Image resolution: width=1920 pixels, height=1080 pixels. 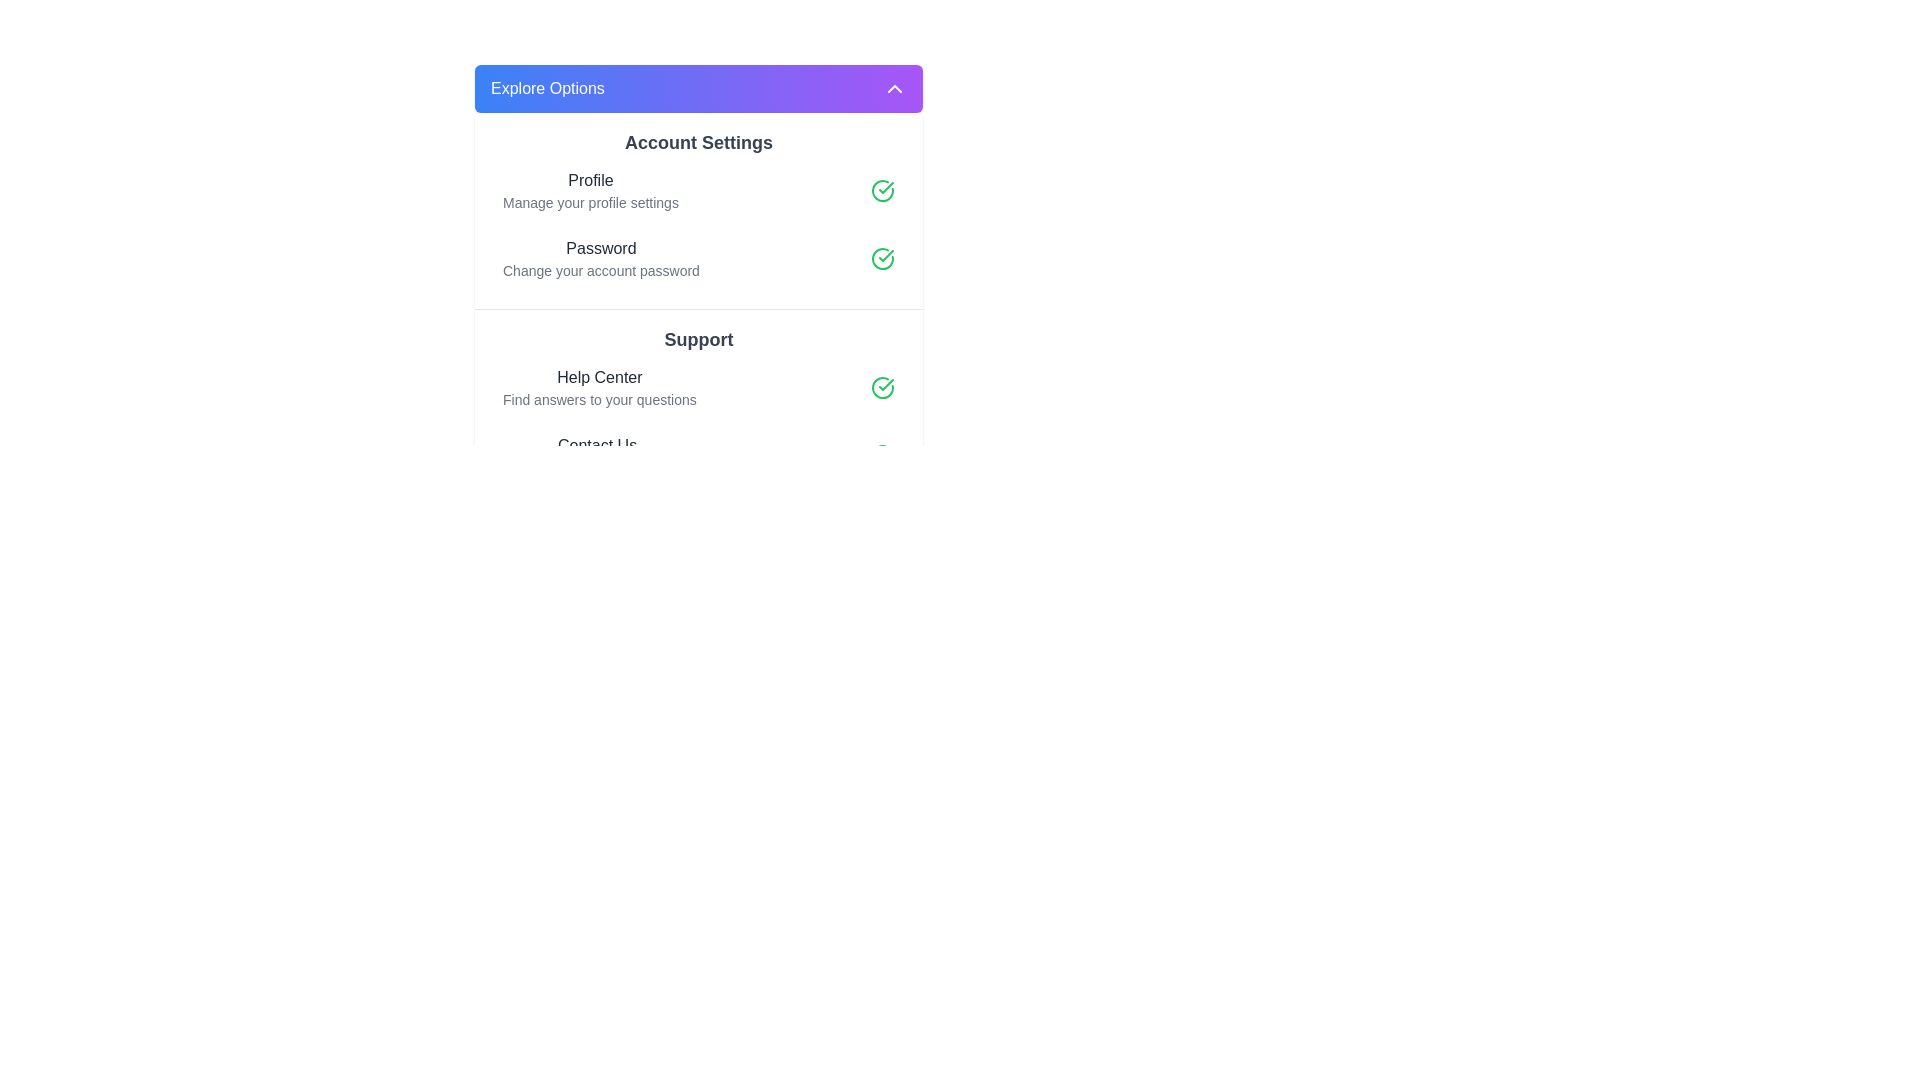 What do you see at coordinates (882, 388) in the screenshot?
I see `the Checkmark in Circle icon located to the right of the 'Help Center' section in the 'Support' category, adjacent to the text 'Find answers to your questions.'` at bounding box center [882, 388].